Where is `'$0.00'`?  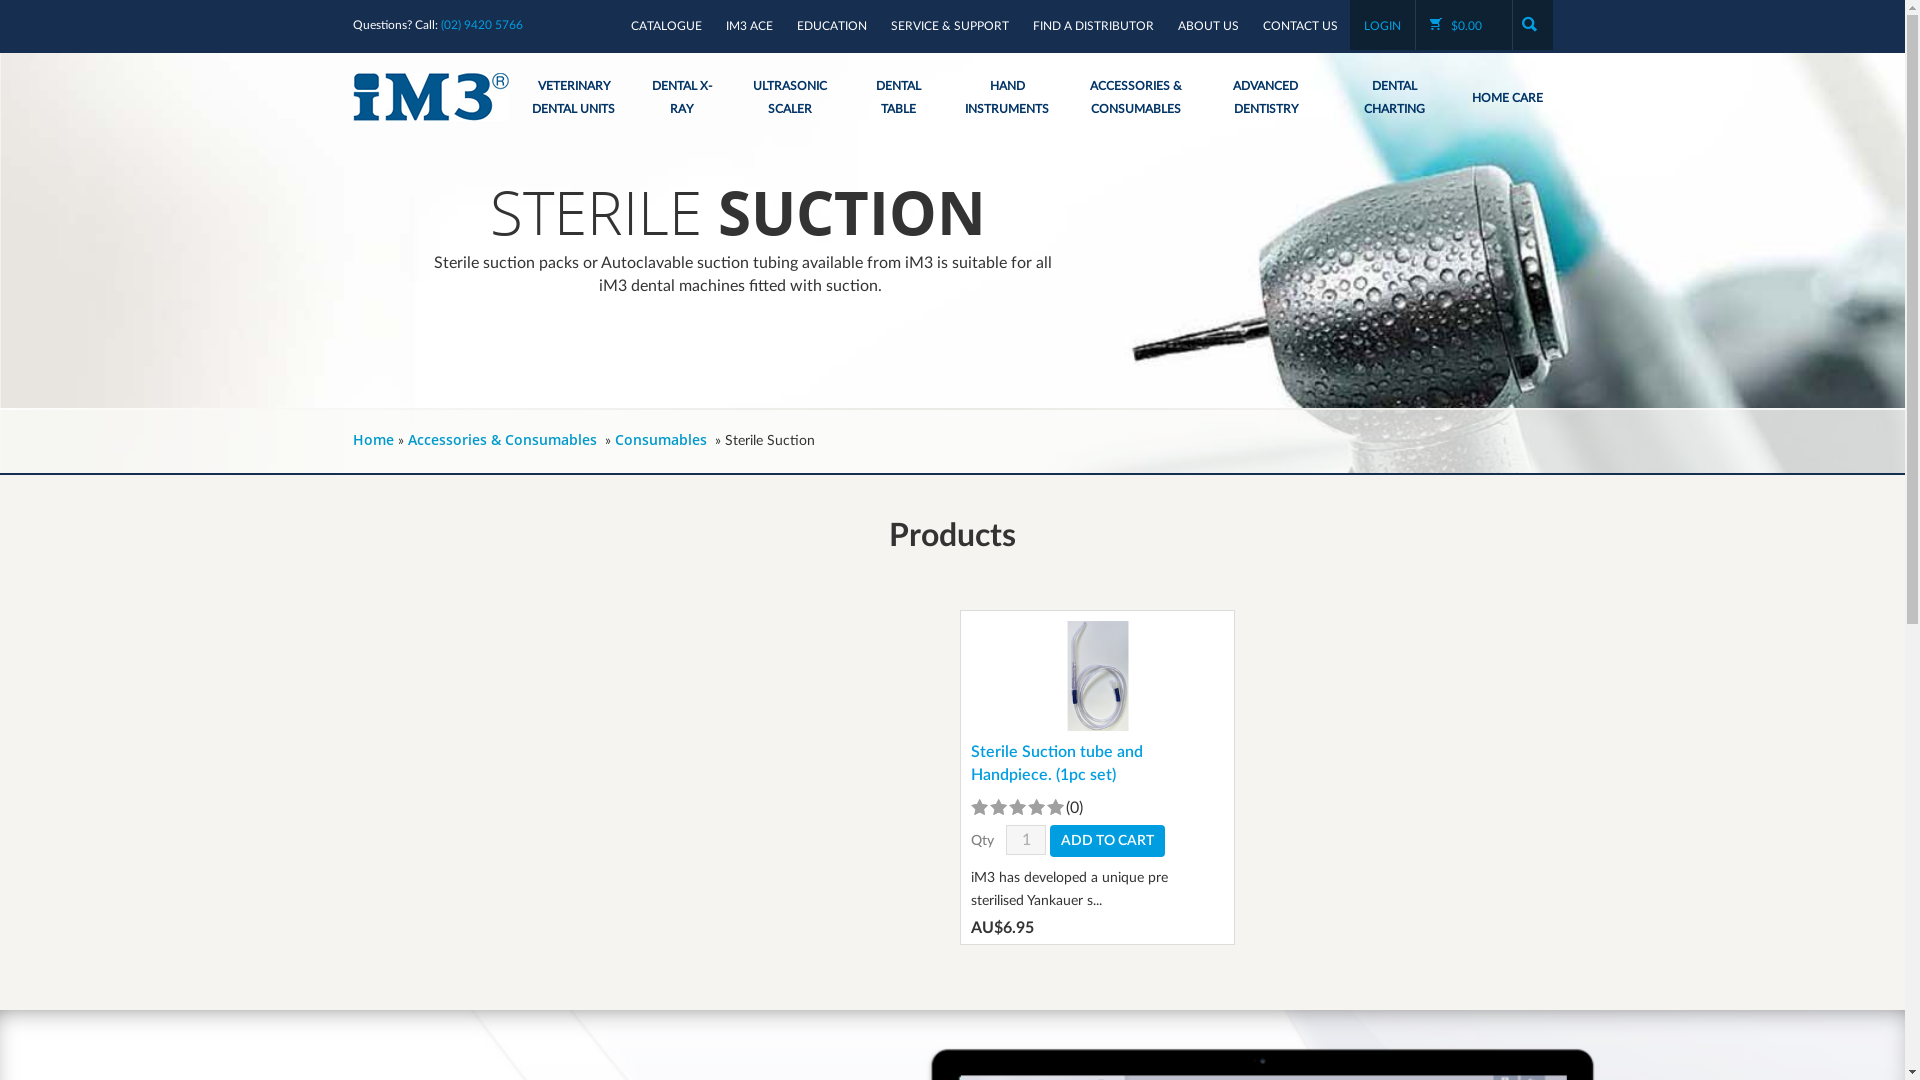
'$0.00' is located at coordinates (1464, 26).